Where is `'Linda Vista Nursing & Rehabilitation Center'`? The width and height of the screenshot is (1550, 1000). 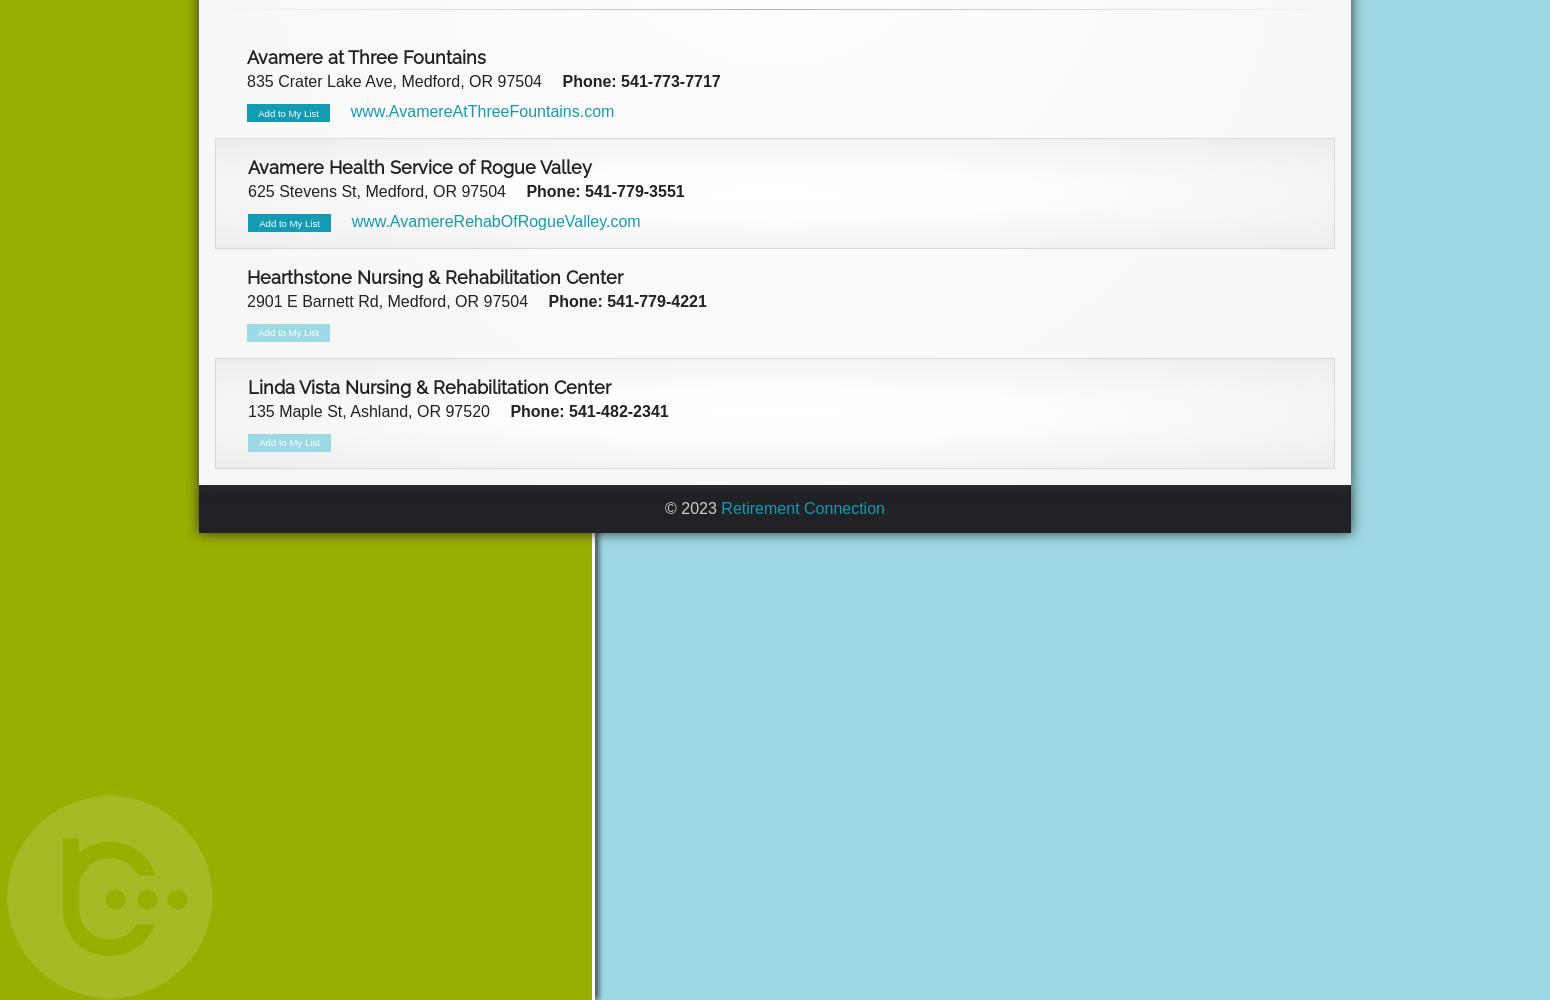
'Linda Vista Nursing & Rehabilitation Center' is located at coordinates (429, 386).